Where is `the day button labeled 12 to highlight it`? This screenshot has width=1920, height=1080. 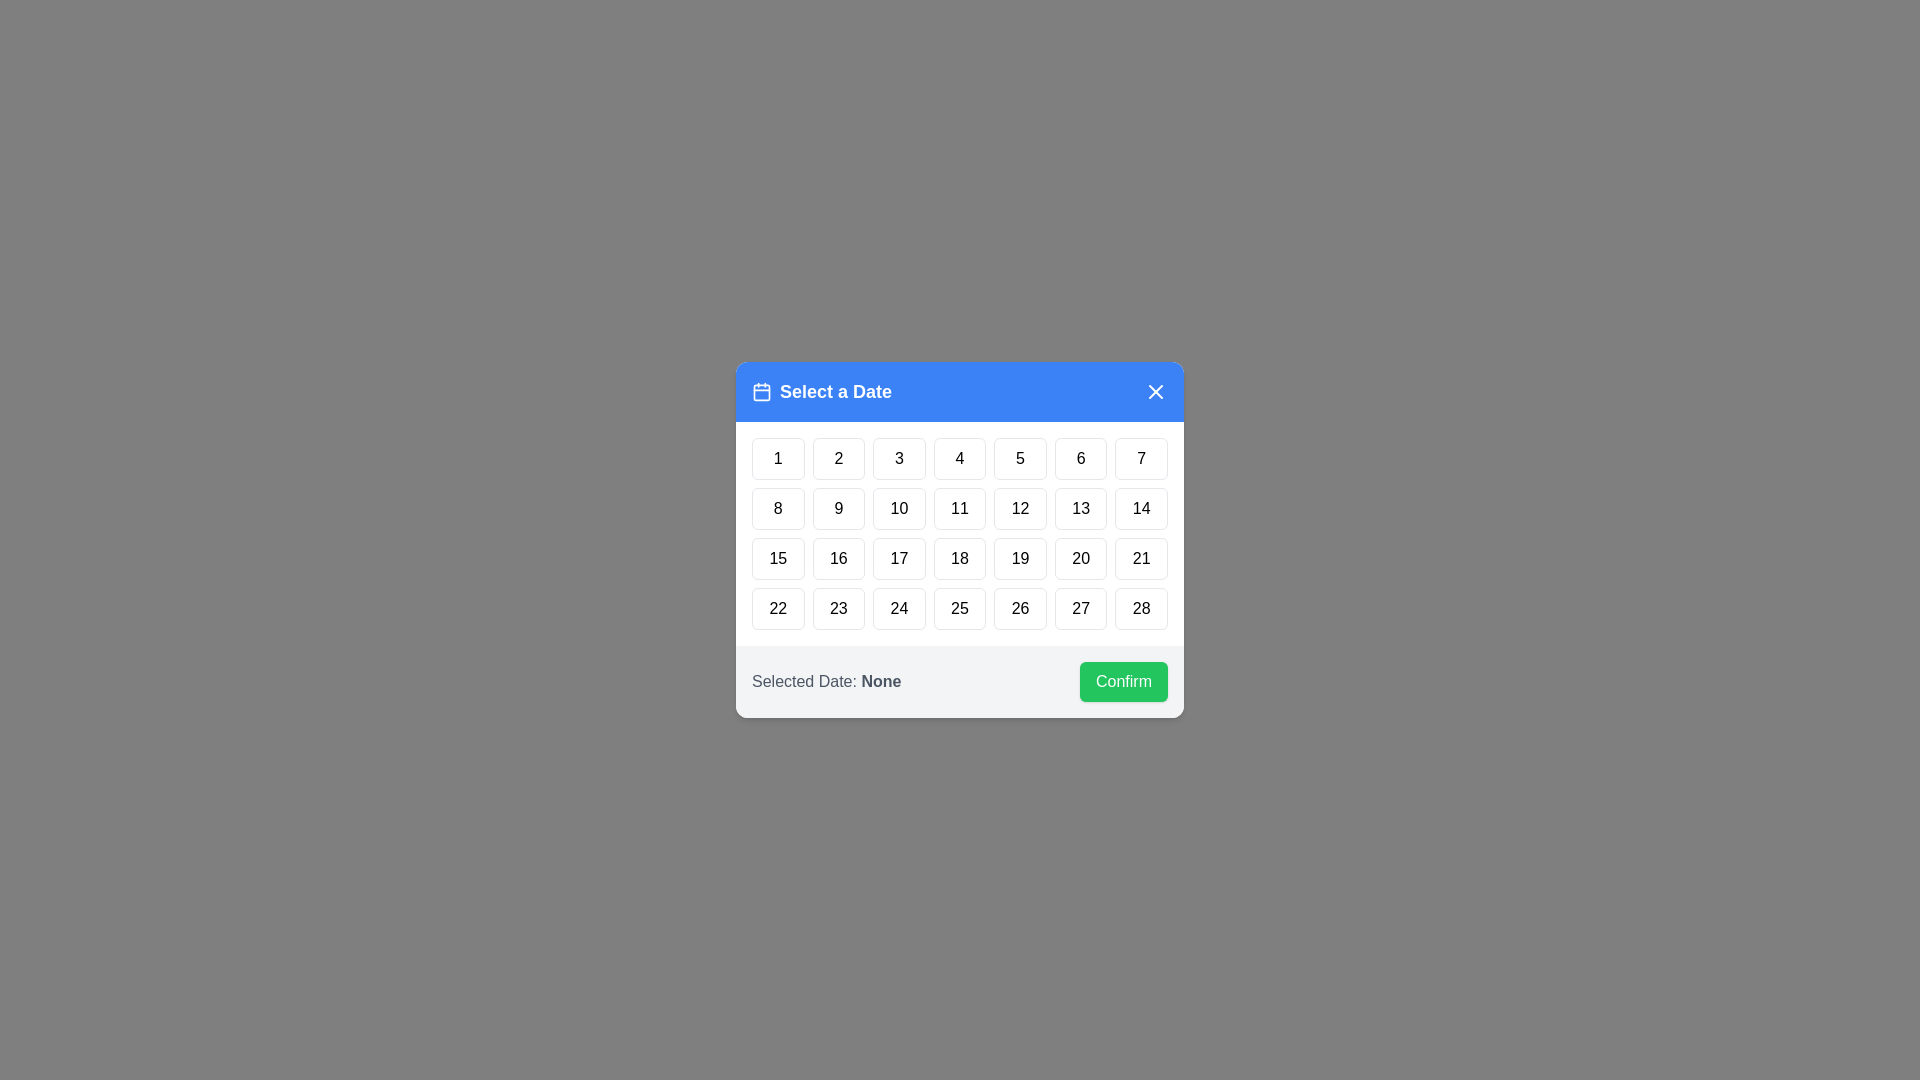
the day button labeled 12 to highlight it is located at coordinates (1021, 508).